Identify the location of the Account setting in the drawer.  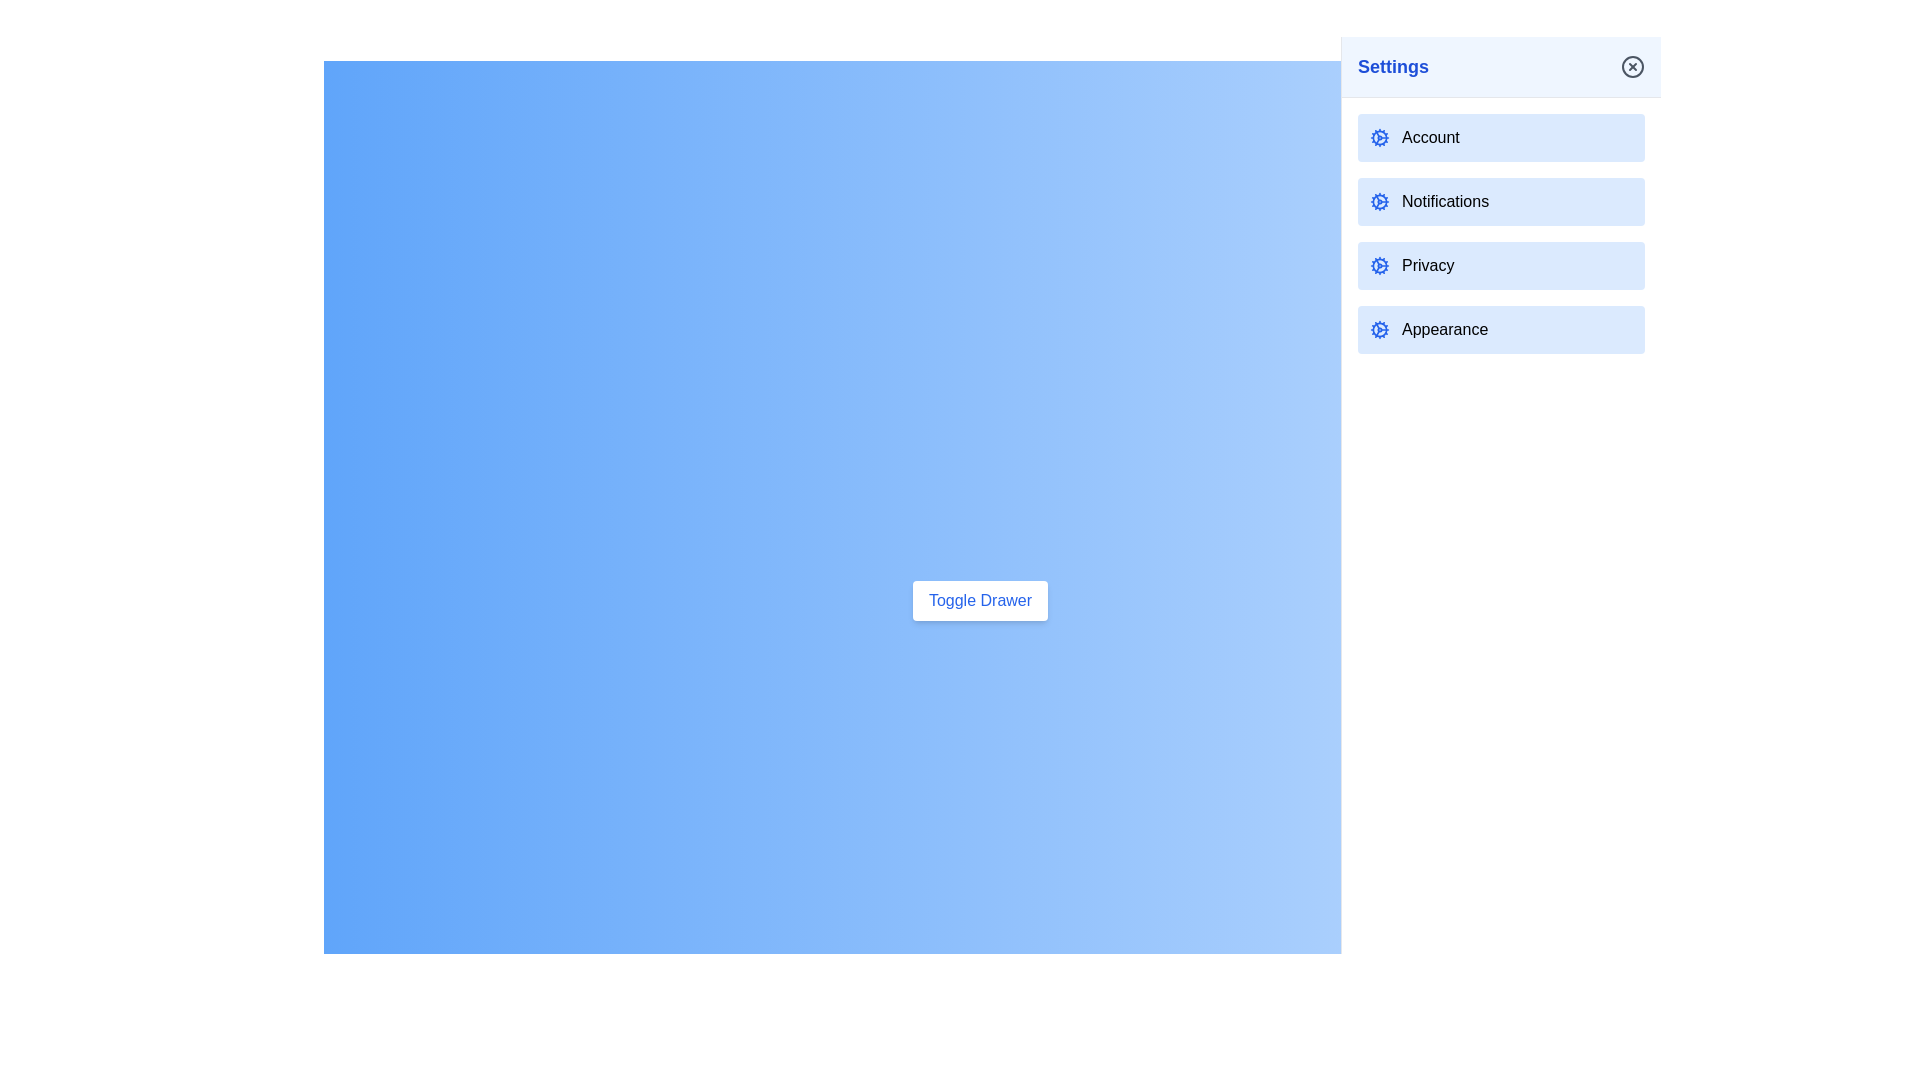
(1501, 137).